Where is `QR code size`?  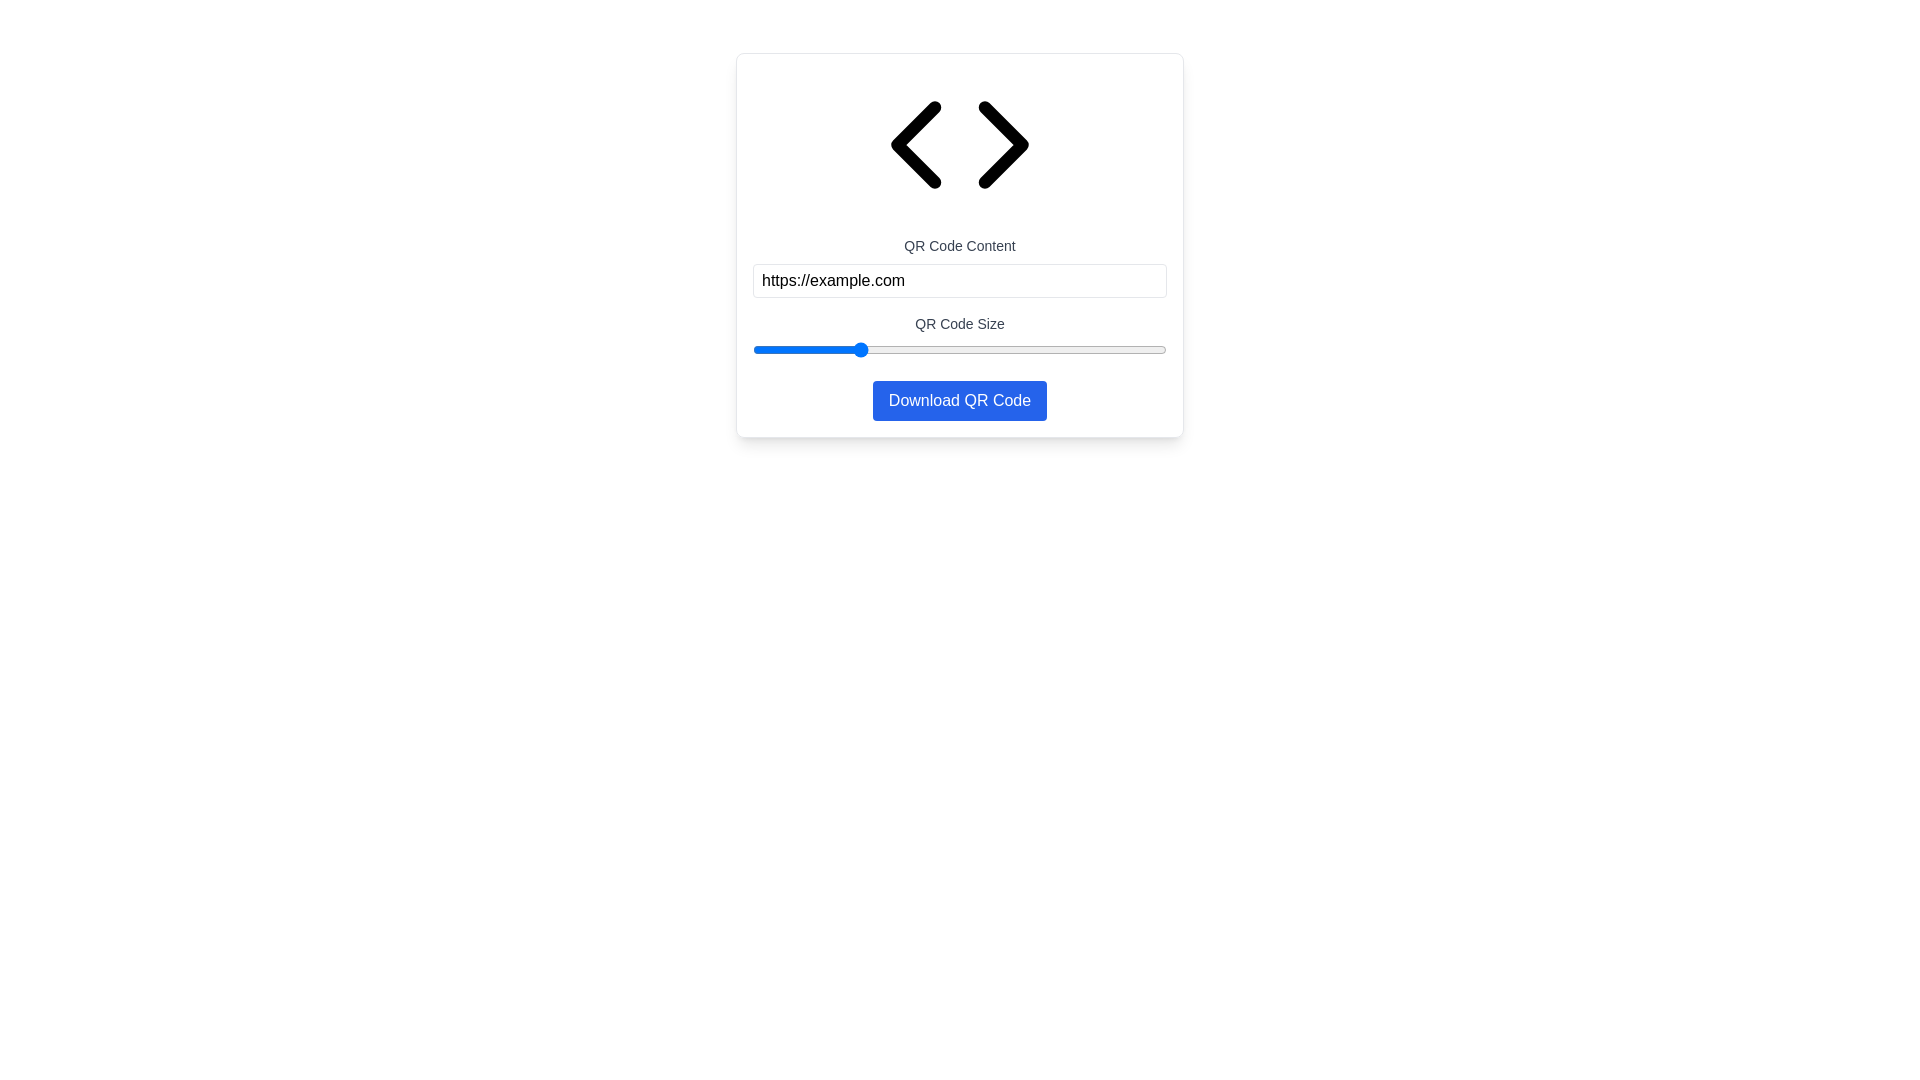
QR code size is located at coordinates (856, 349).